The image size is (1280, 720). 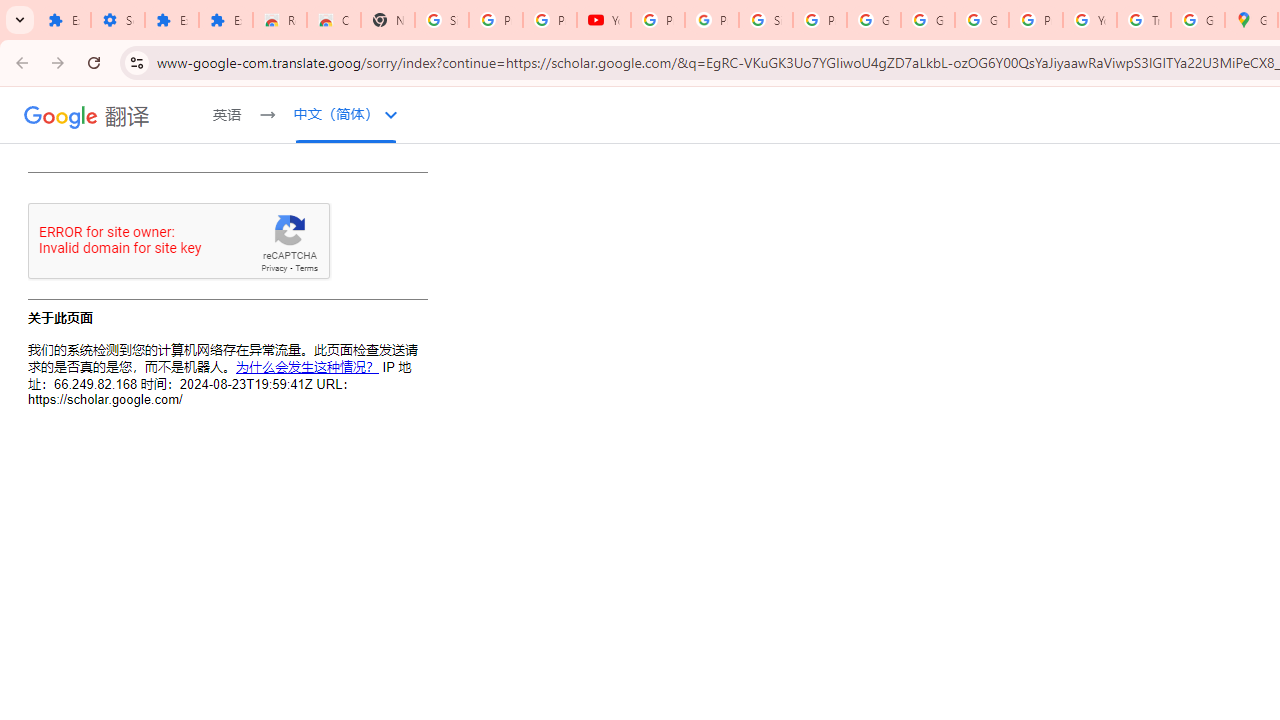 What do you see at coordinates (225, 20) in the screenshot?
I see `'Extensions'` at bounding box center [225, 20].